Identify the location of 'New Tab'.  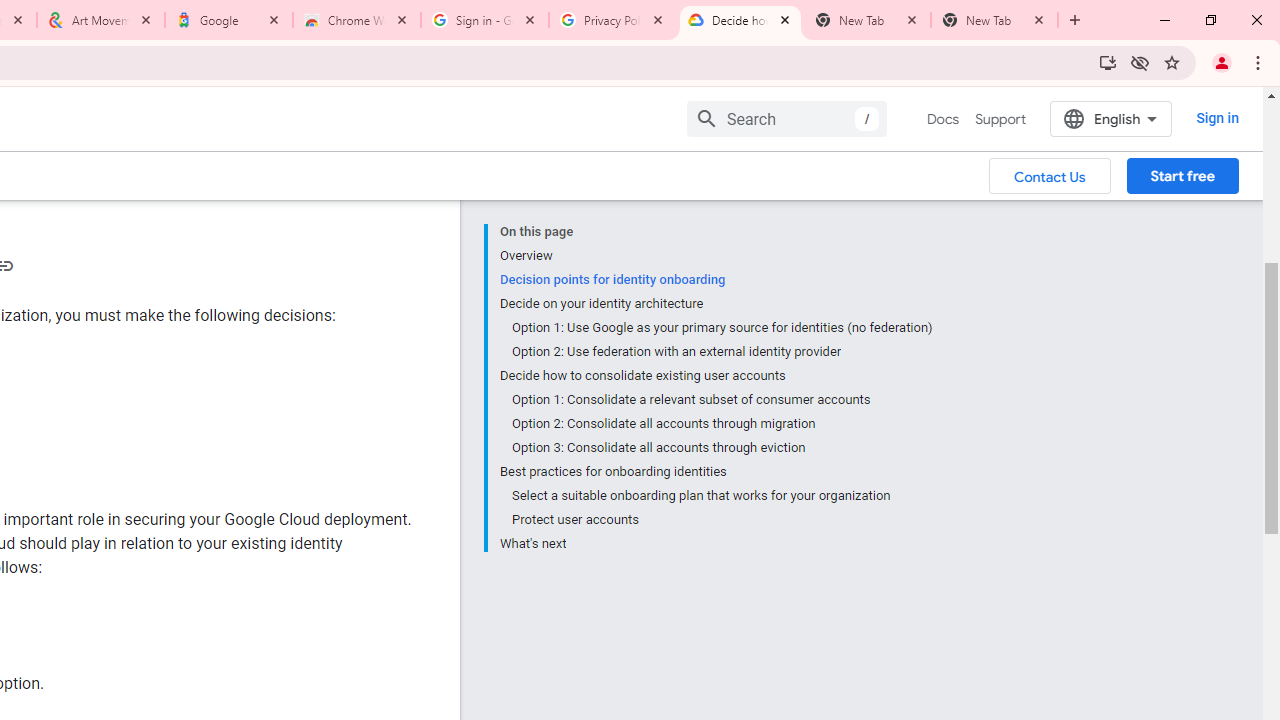
(994, 20).